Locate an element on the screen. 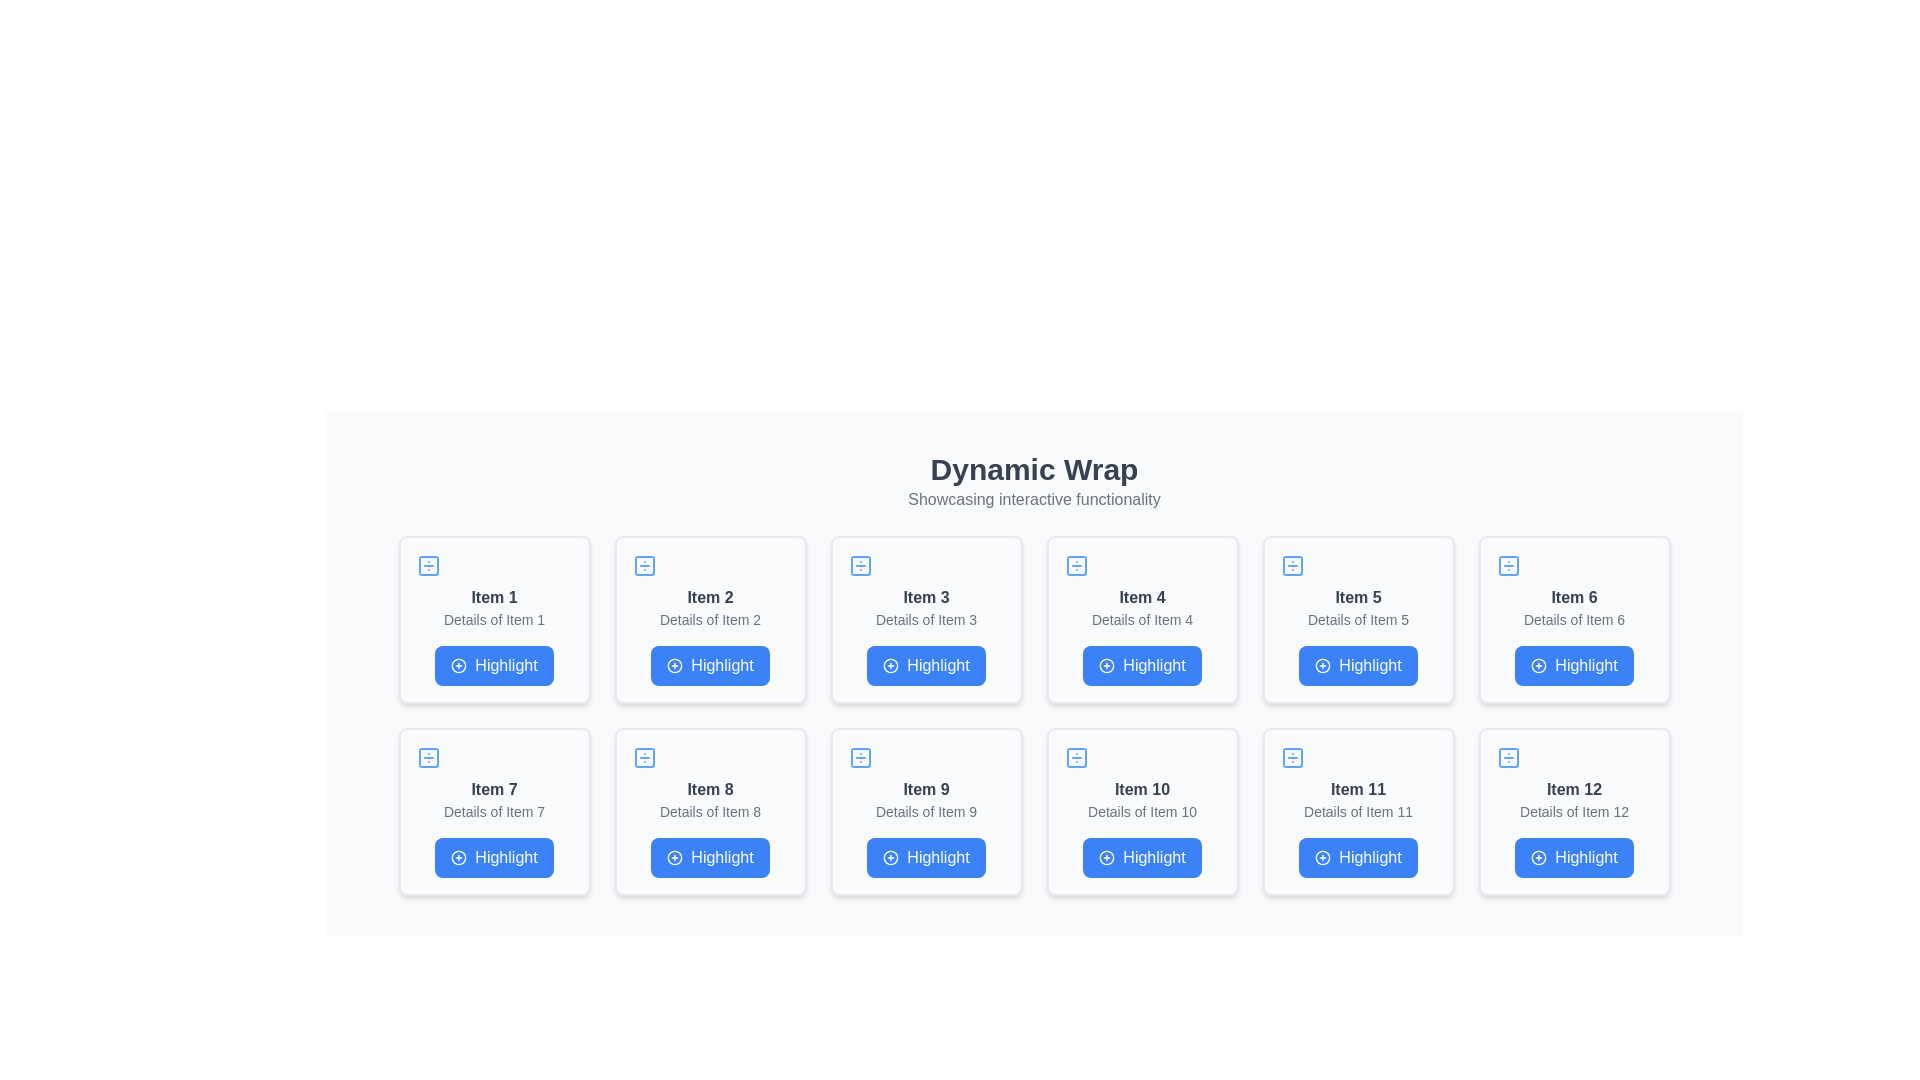  the interactive card located in the fourth row and third column of the grid layout, which contains a button labeled 'Highlight' is located at coordinates (1573, 812).